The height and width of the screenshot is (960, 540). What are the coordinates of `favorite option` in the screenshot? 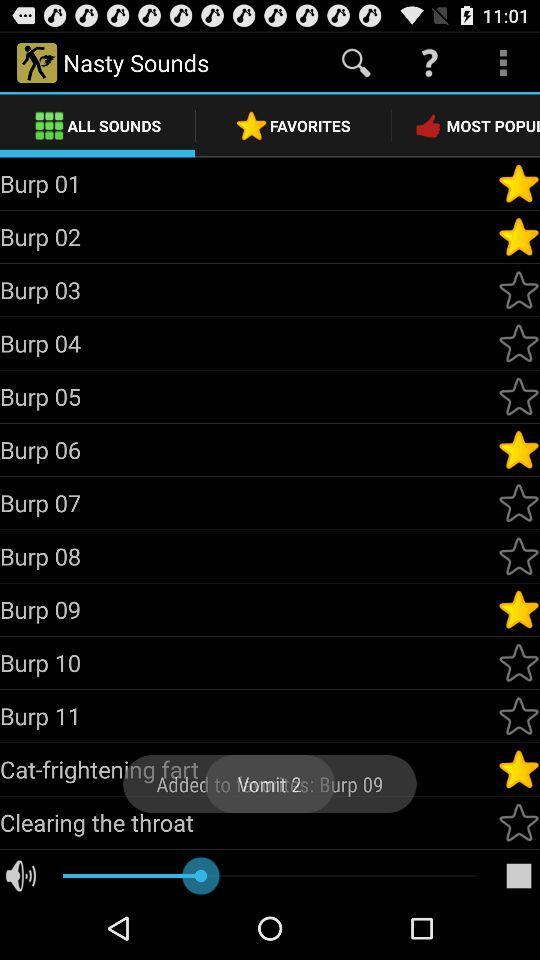 It's located at (518, 822).